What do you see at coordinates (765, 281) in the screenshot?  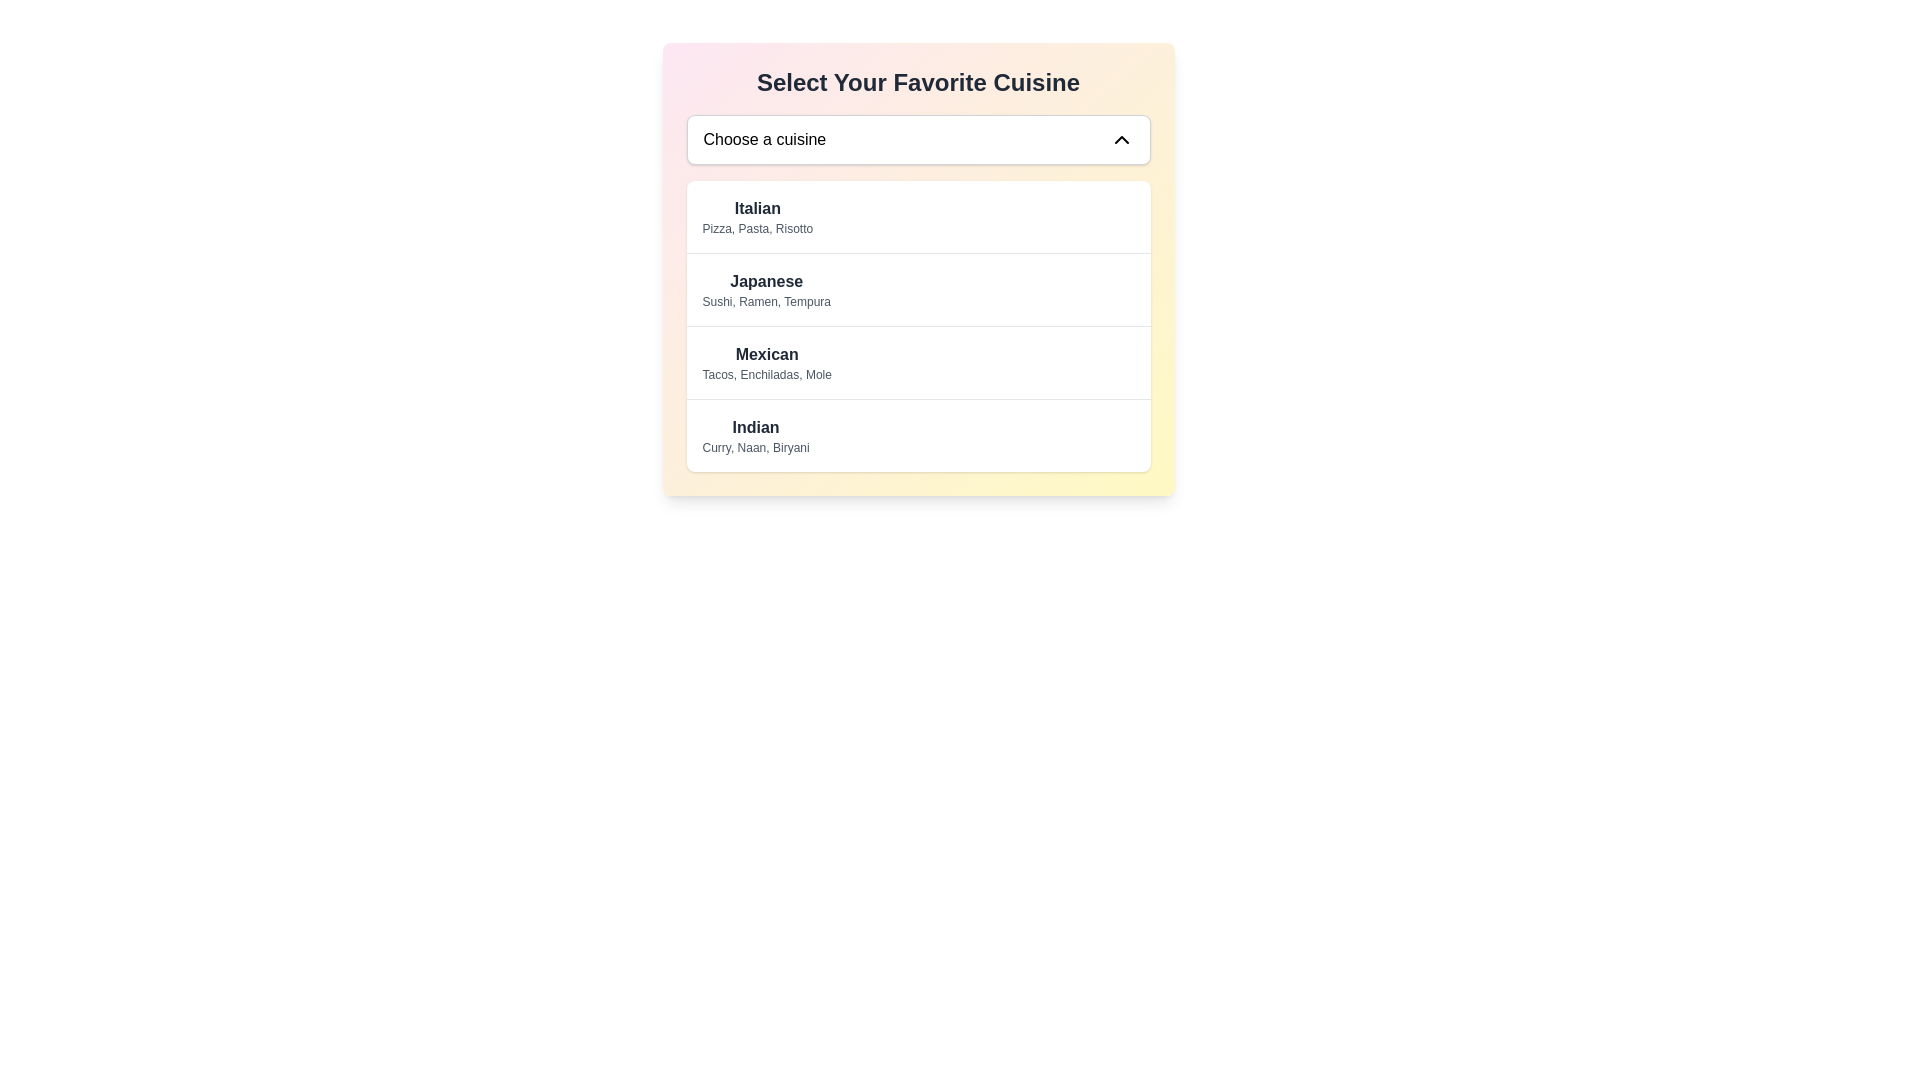 I see `the text label representing a selectable item in the food cuisines list, located in the second row, below 'Italian' and above 'Mexican'` at bounding box center [765, 281].